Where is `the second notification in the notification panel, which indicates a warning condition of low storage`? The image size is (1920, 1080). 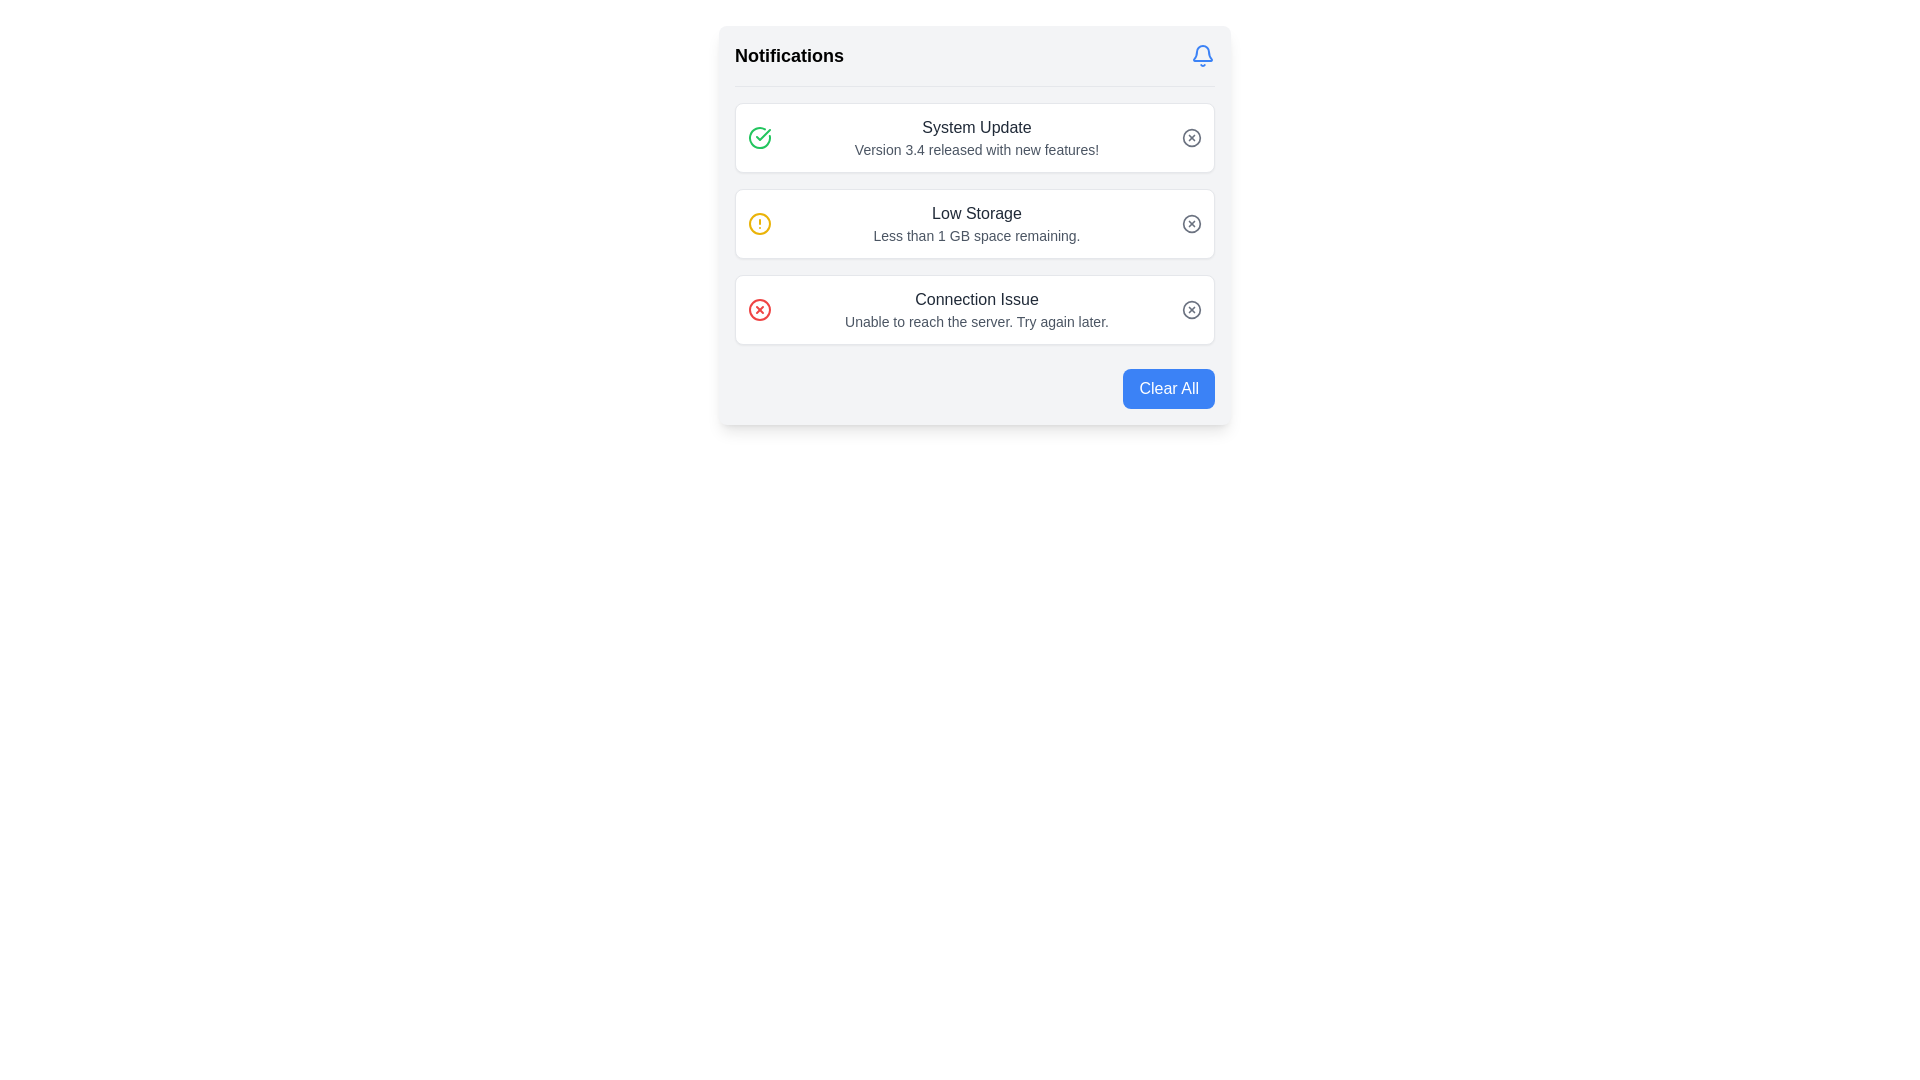 the second notification in the notification panel, which indicates a warning condition of low storage is located at coordinates (974, 223).